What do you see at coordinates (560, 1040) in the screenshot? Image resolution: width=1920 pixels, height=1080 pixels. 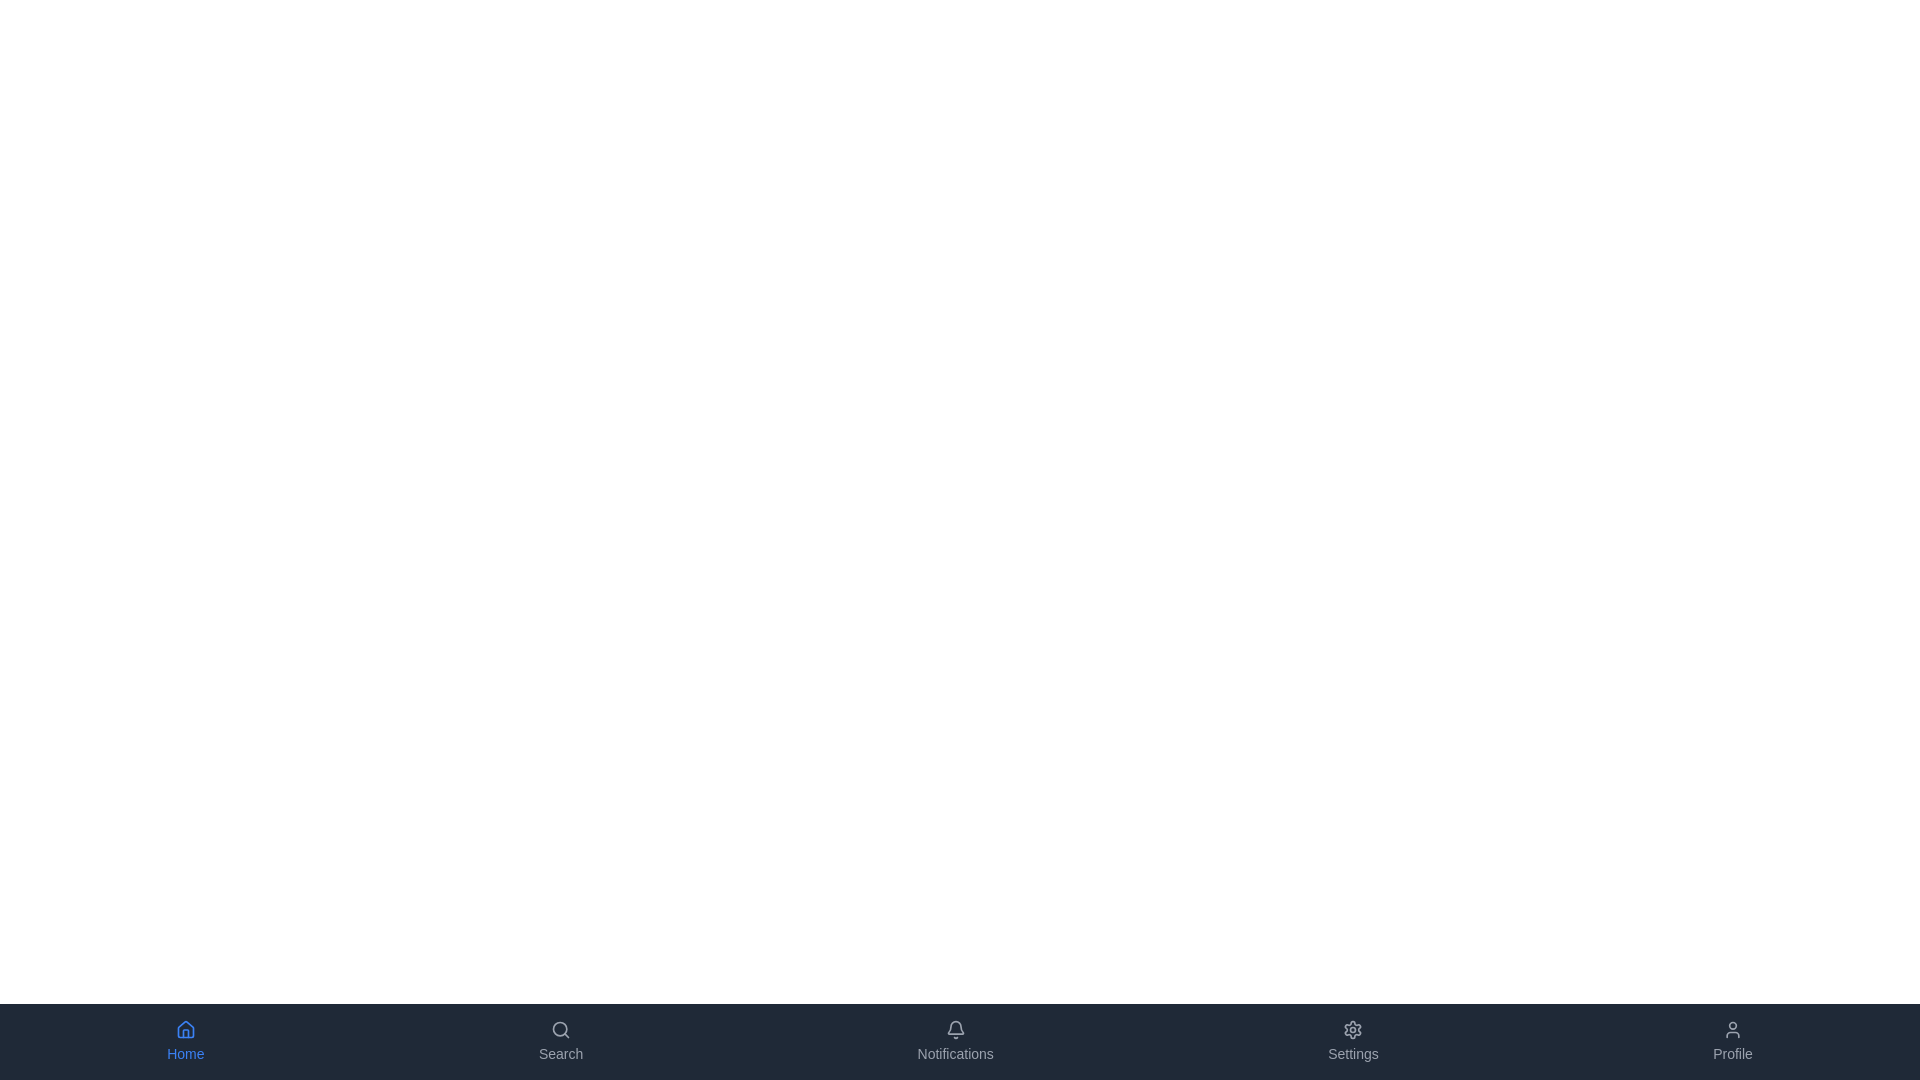 I see `the 'Search' button, which features a magnifying glass icon and is the second item in the bottom navigation menu` at bounding box center [560, 1040].